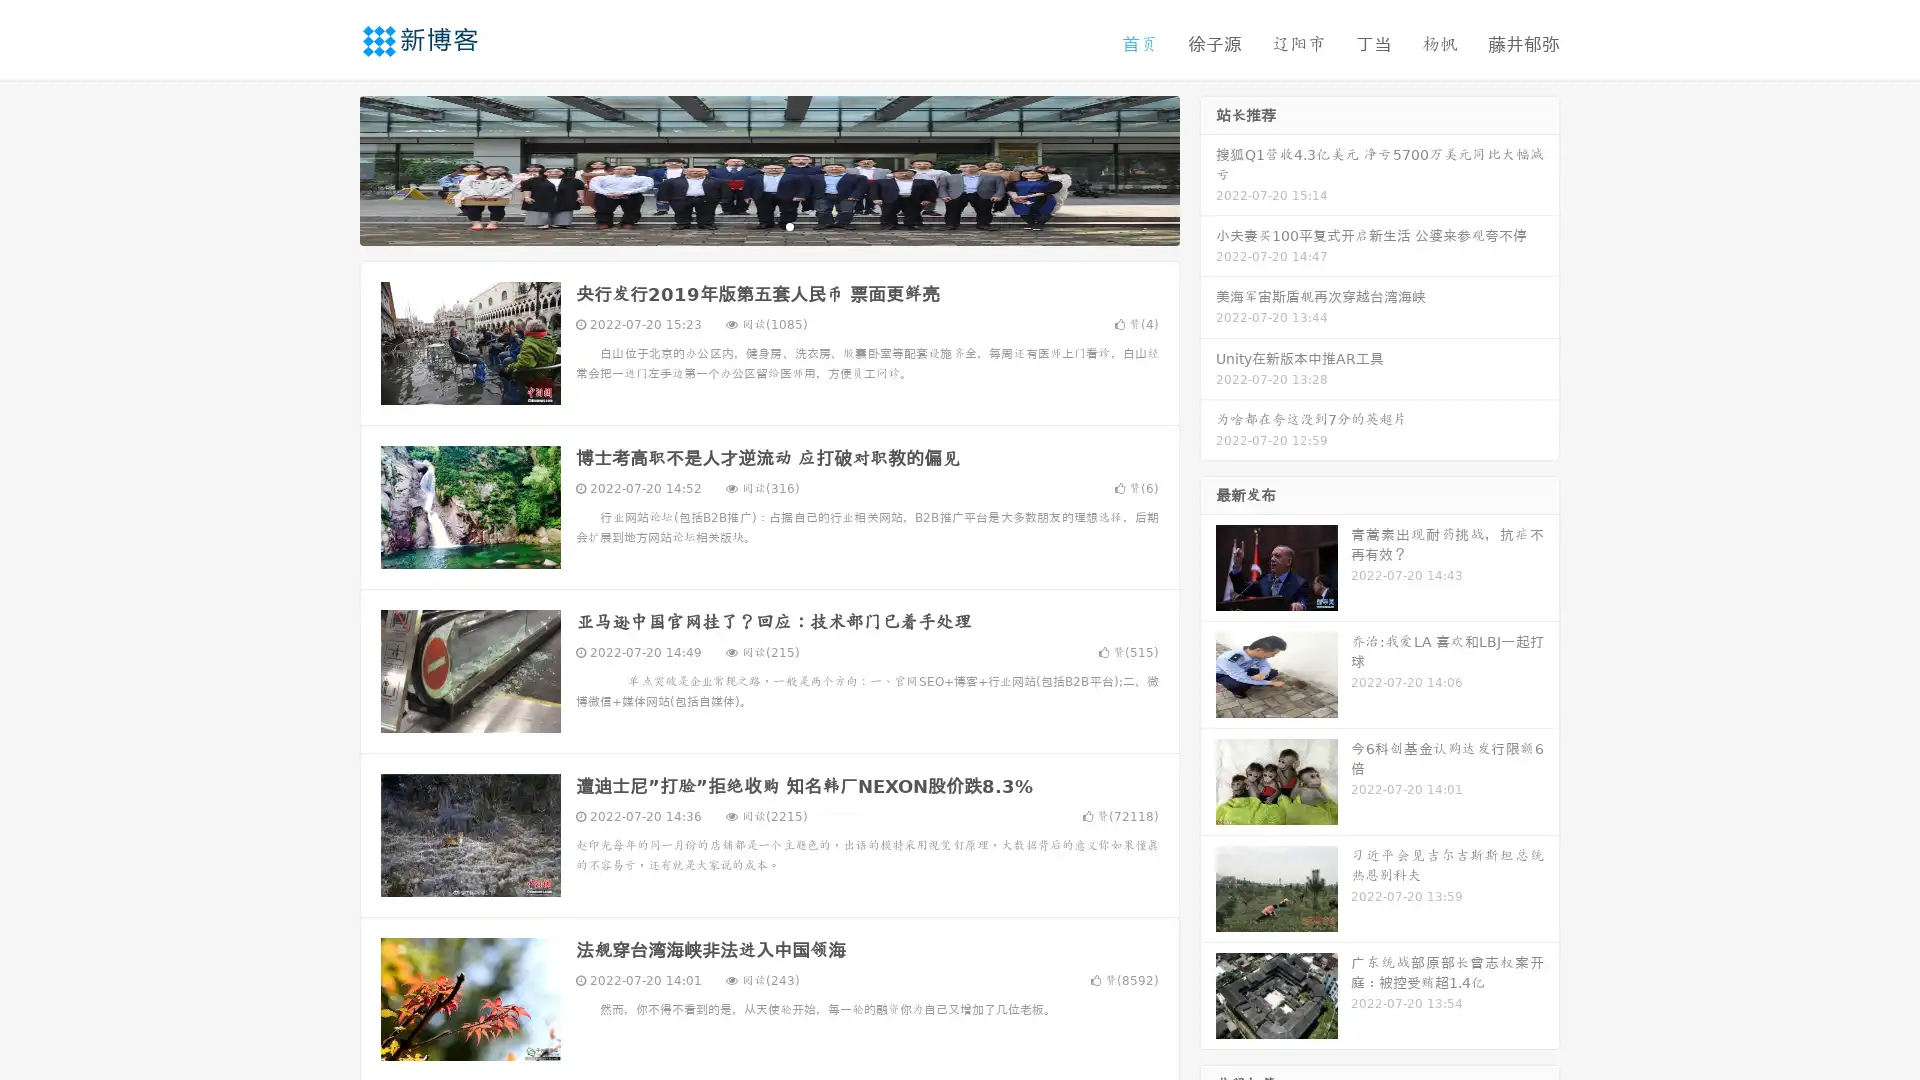 The image size is (1920, 1080). Describe the element at coordinates (1208, 168) in the screenshot. I see `Next slide` at that location.